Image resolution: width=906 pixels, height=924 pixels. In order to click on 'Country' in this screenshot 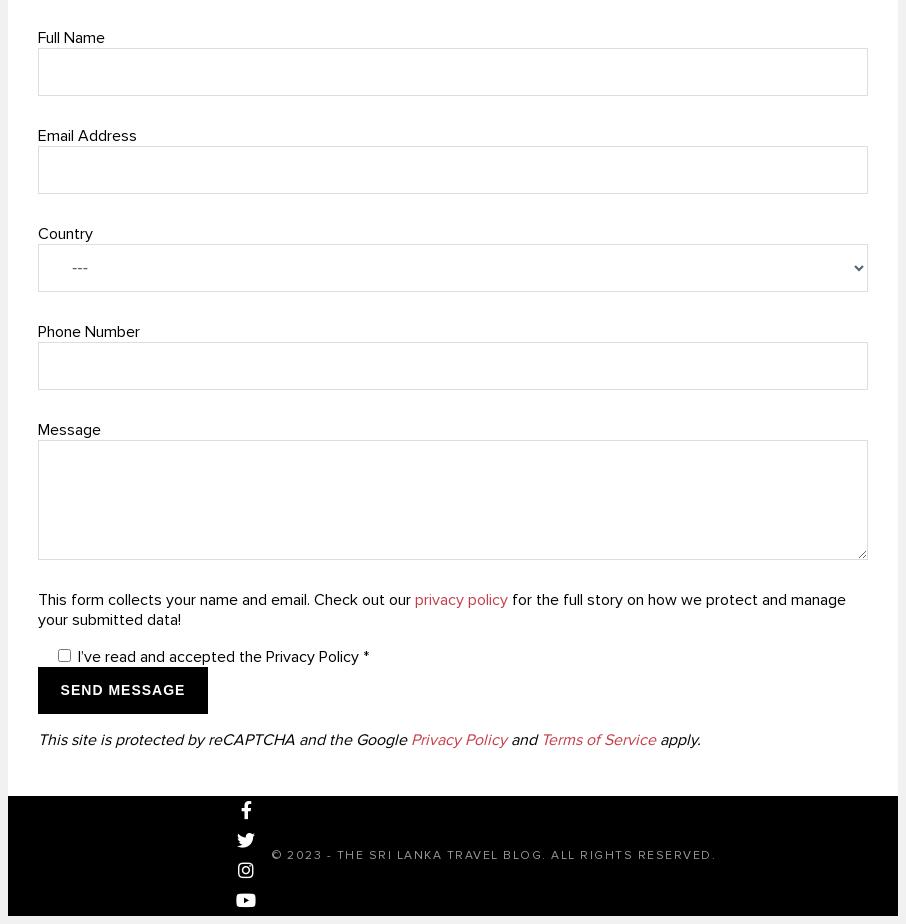, I will do `click(65, 232)`.